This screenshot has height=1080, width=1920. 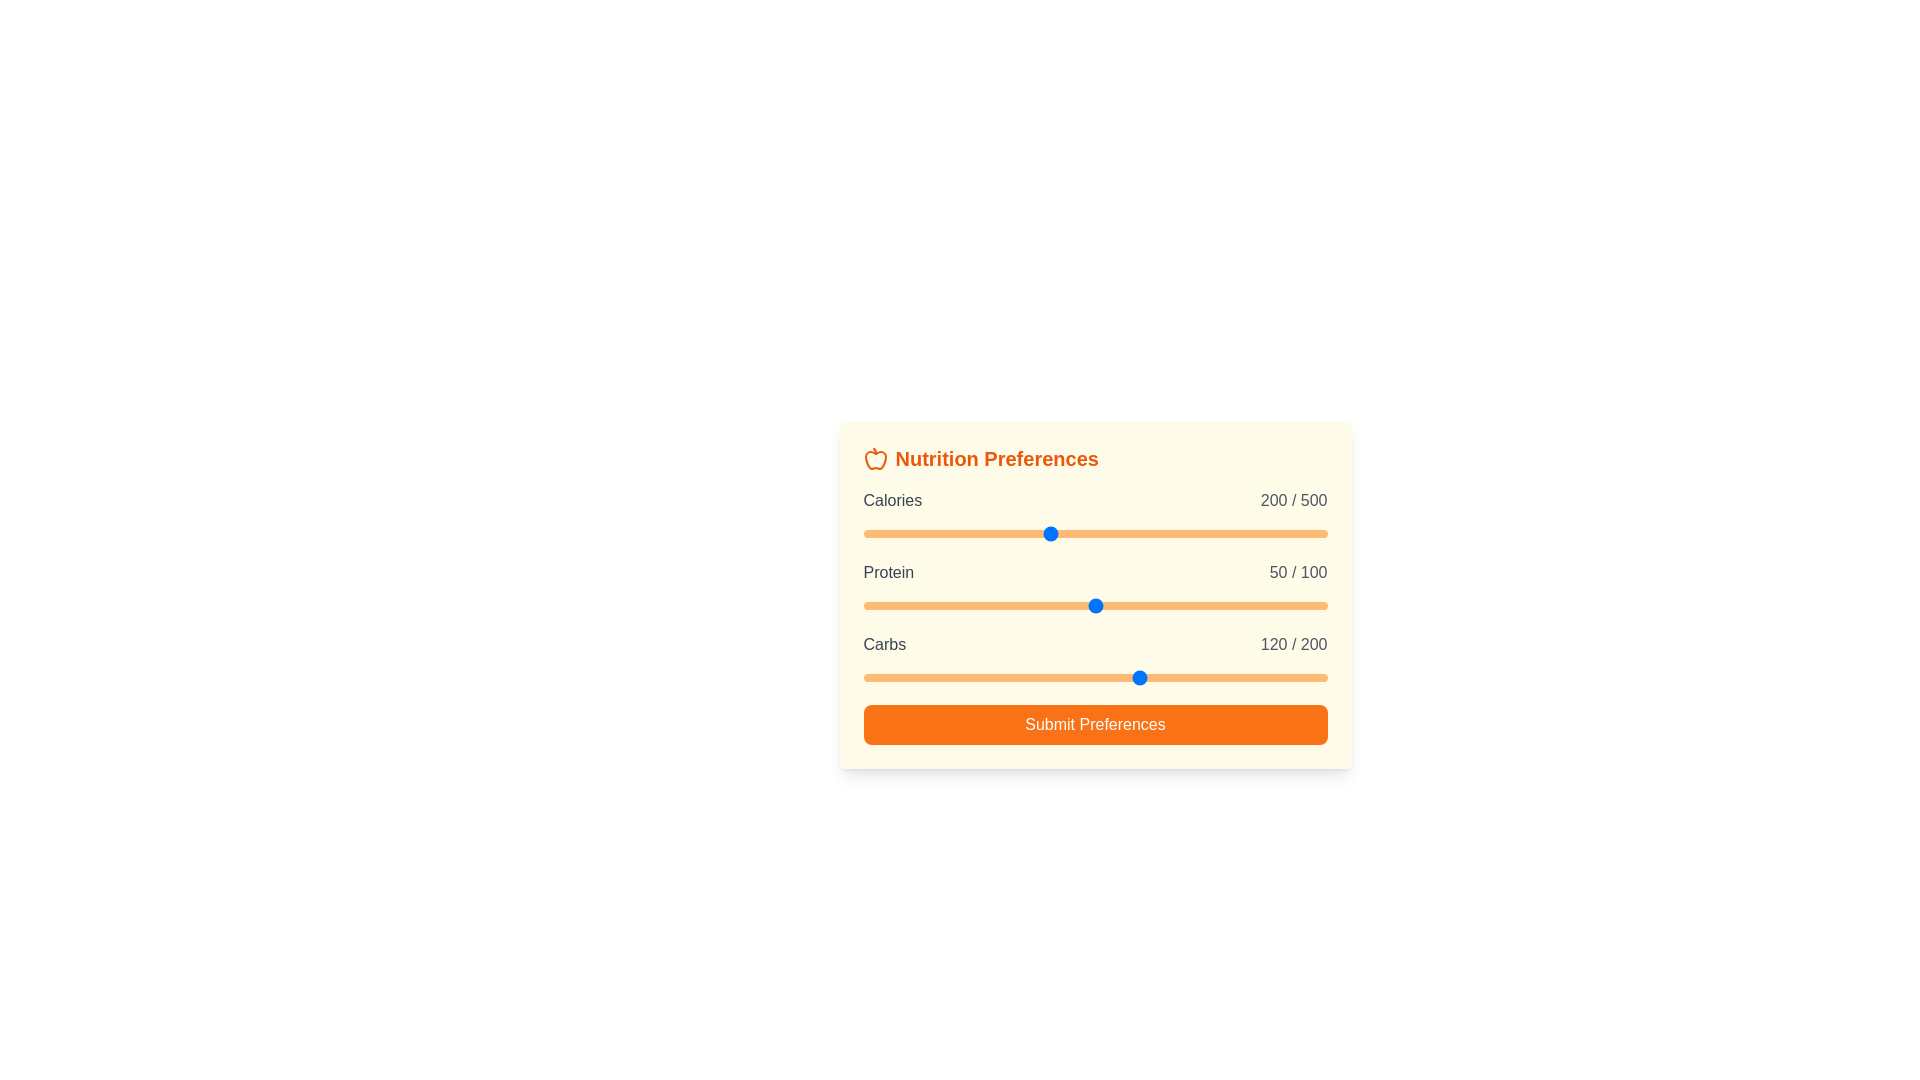 I want to click on the carbs value, so click(x=1219, y=677).